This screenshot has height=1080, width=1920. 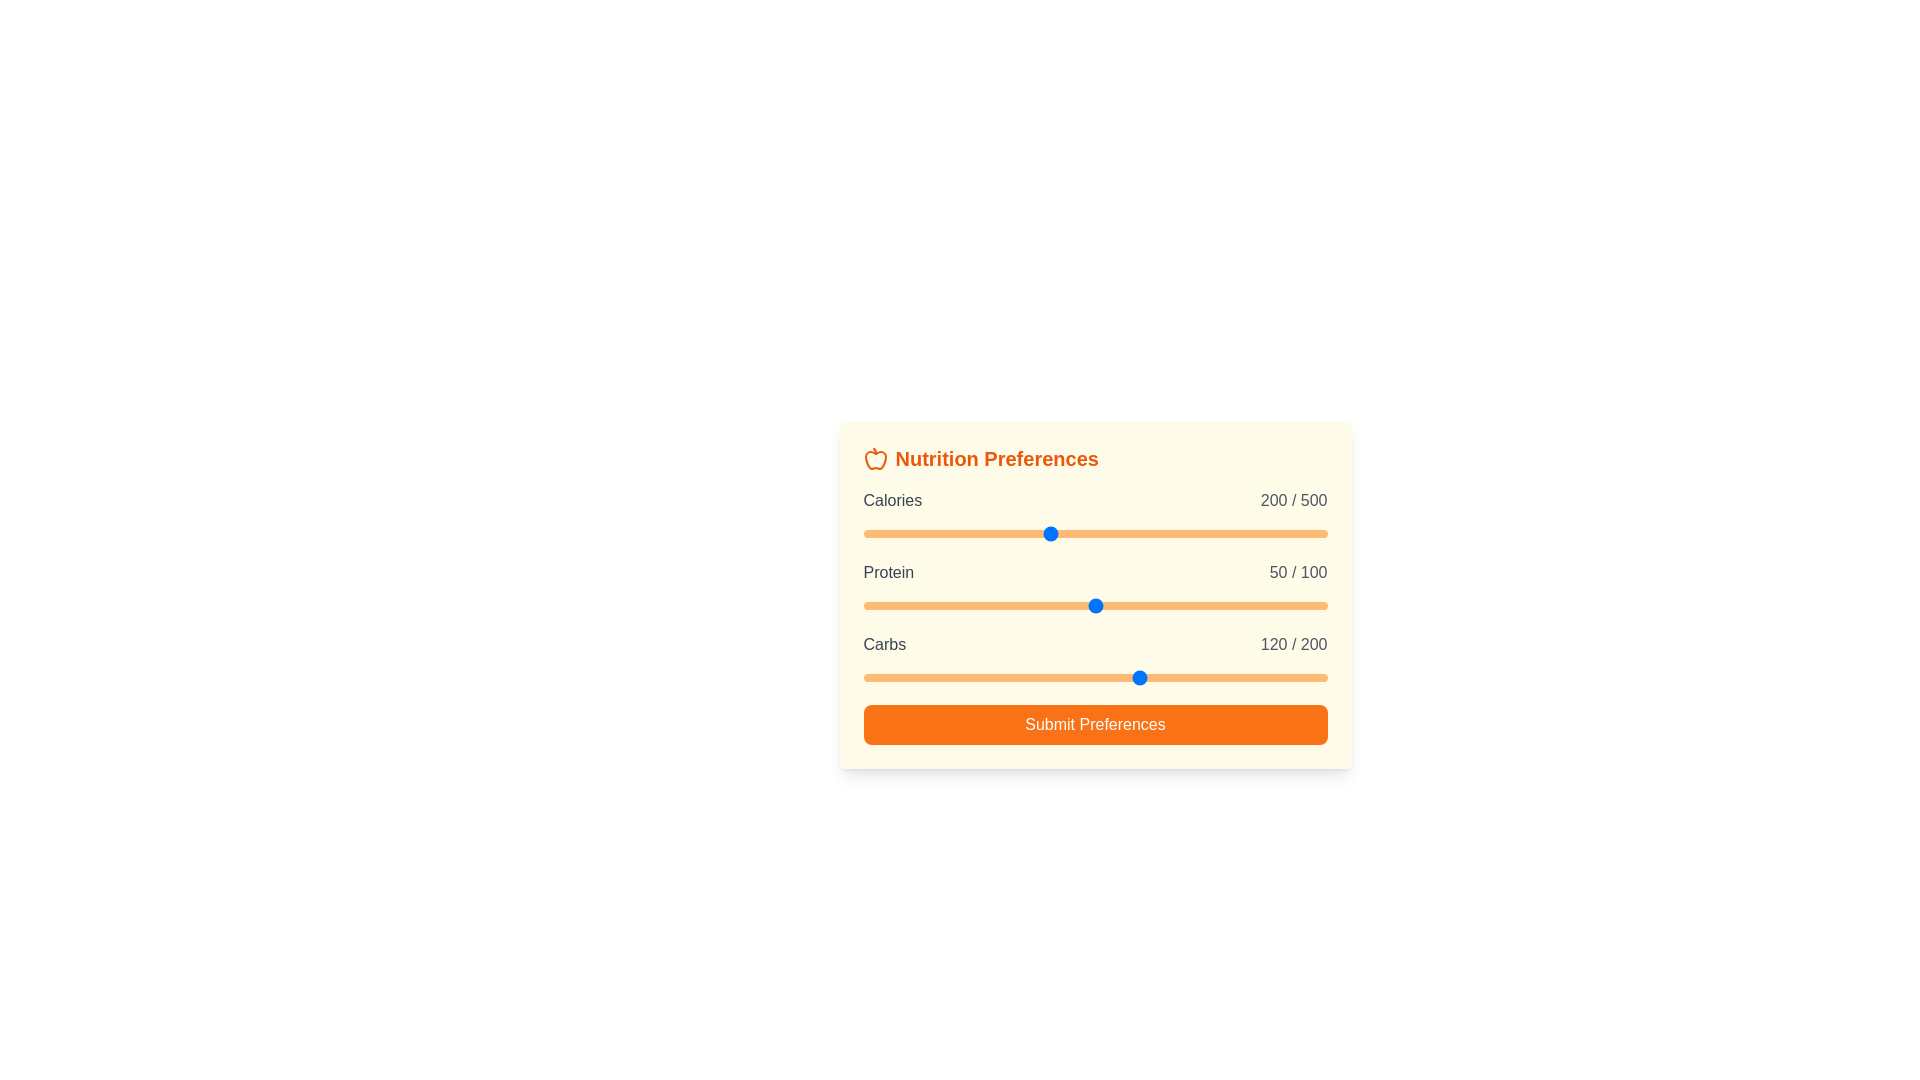 I want to click on the carbs value, so click(x=1219, y=677).